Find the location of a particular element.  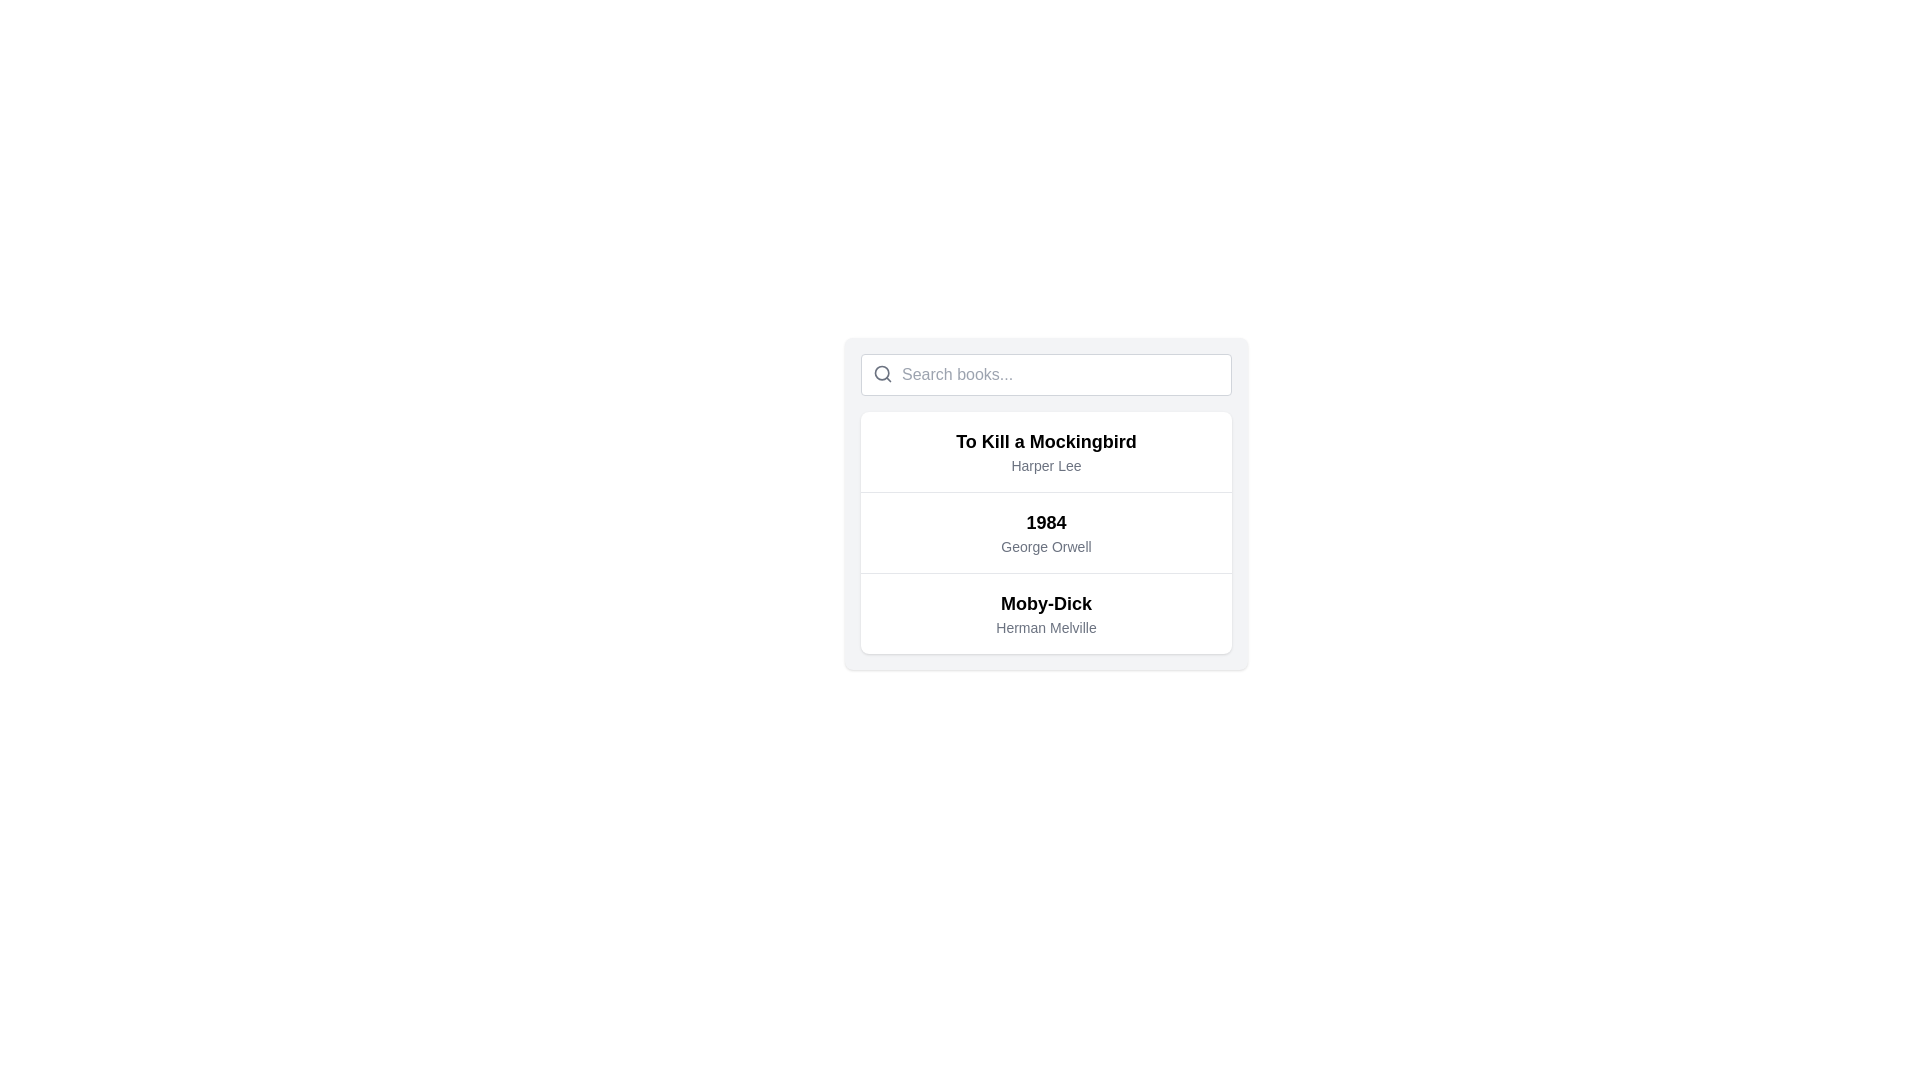

the text label displaying 'George Orwell', which is located below the title '1984' in a clickable card is located at coordinates (1045, 547).